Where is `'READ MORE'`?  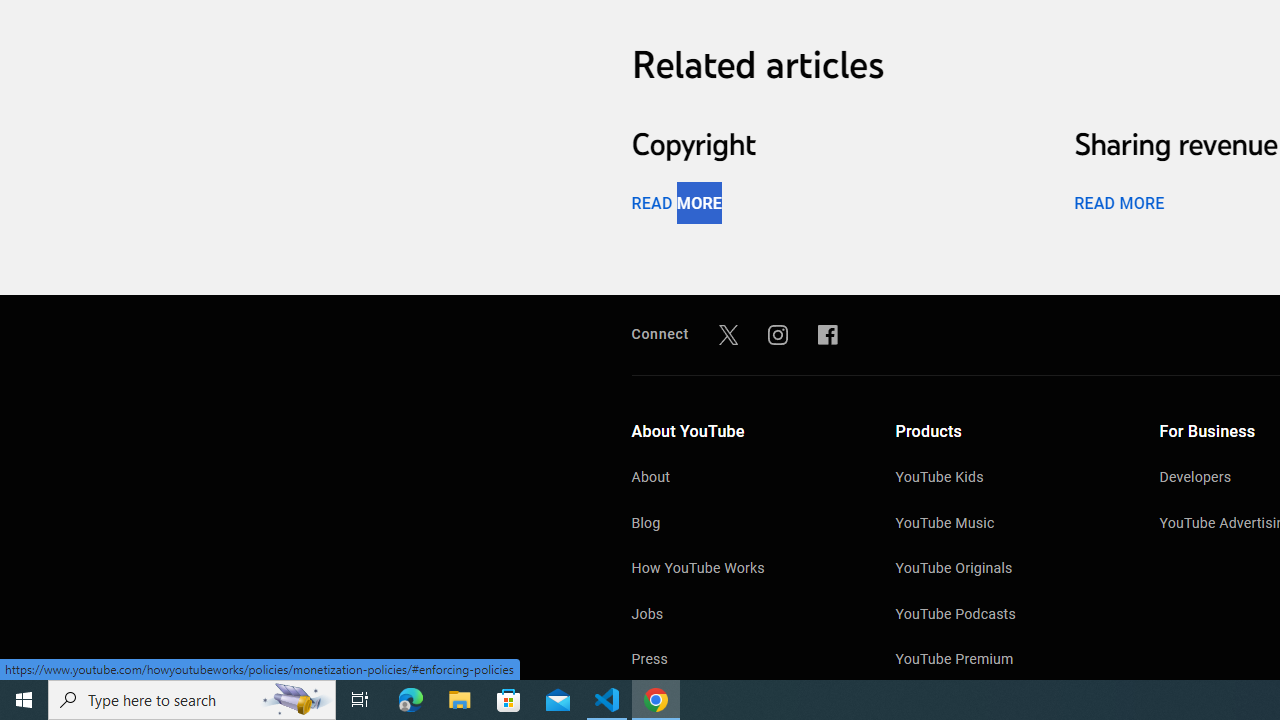 'READ MORE' is located at coordinates (1118, 203).